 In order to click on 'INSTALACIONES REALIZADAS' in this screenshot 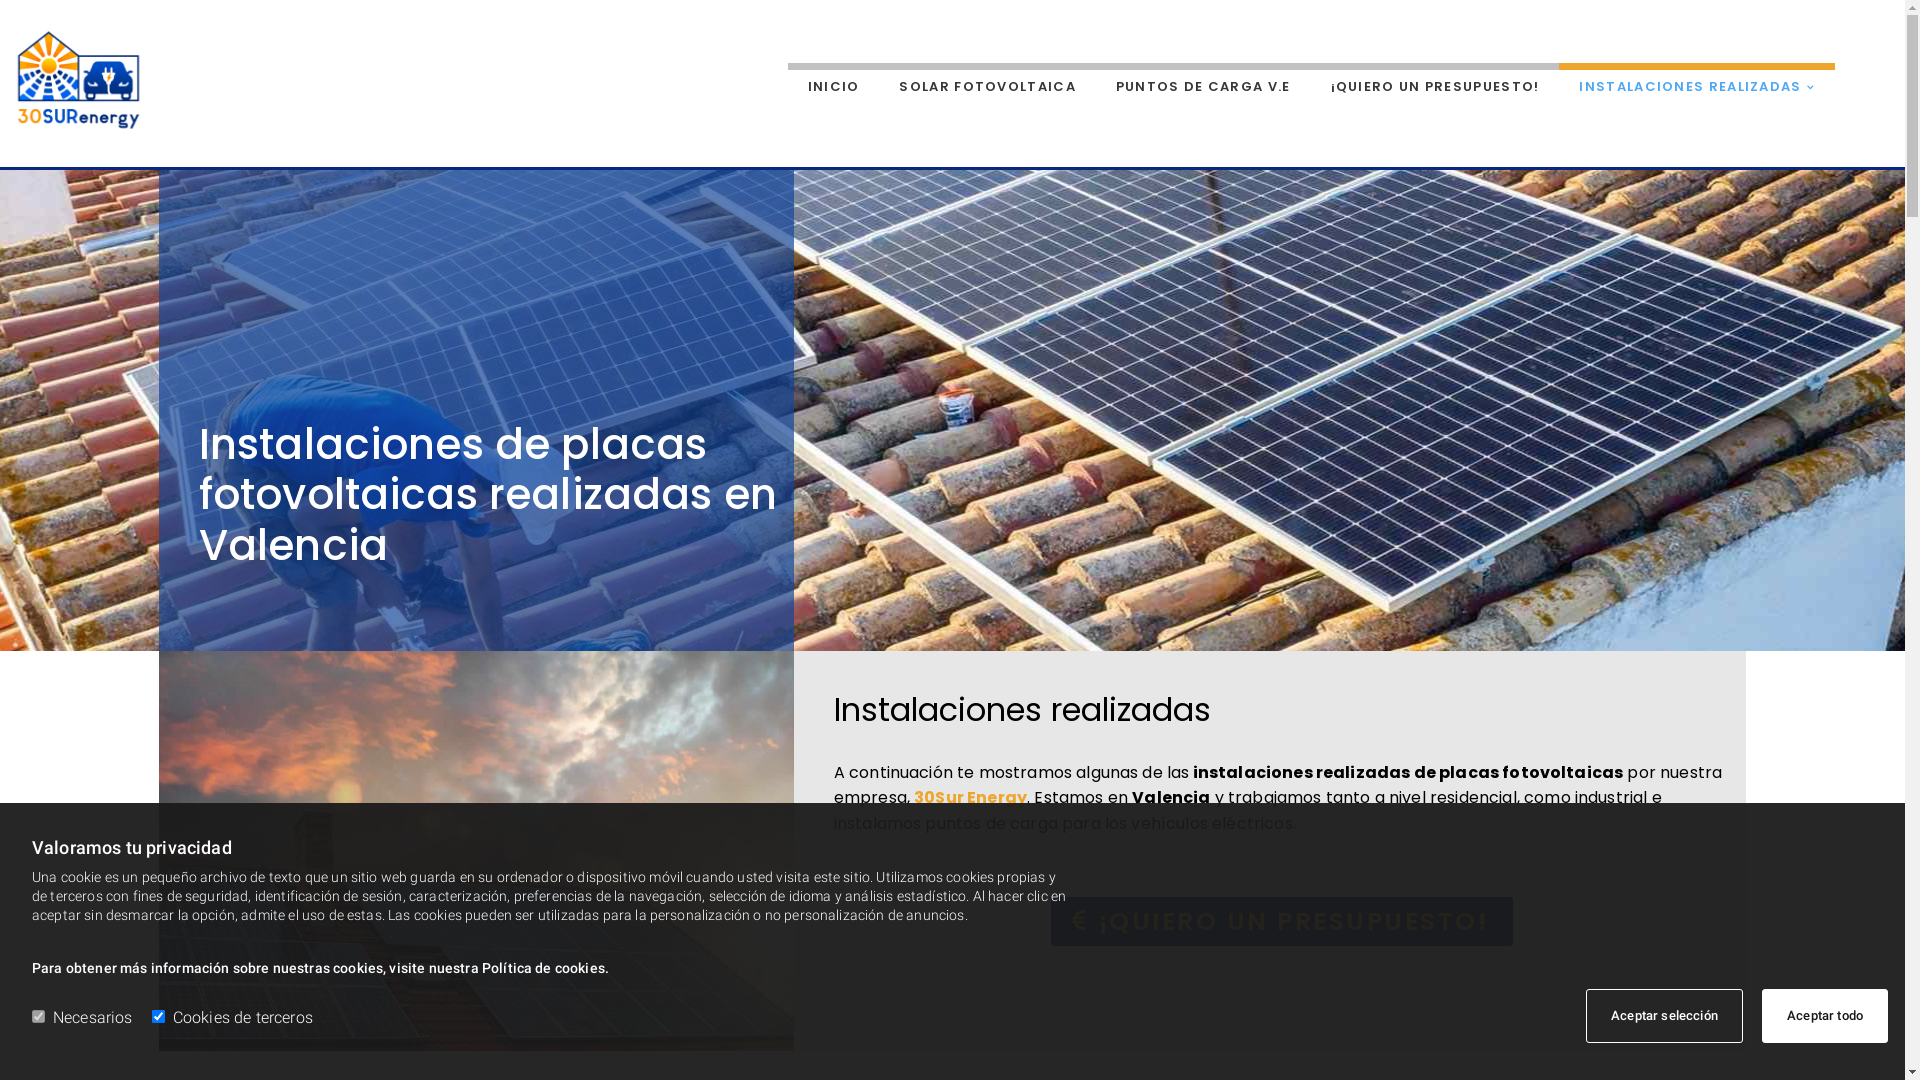, I will do `click(1696, 82)`.